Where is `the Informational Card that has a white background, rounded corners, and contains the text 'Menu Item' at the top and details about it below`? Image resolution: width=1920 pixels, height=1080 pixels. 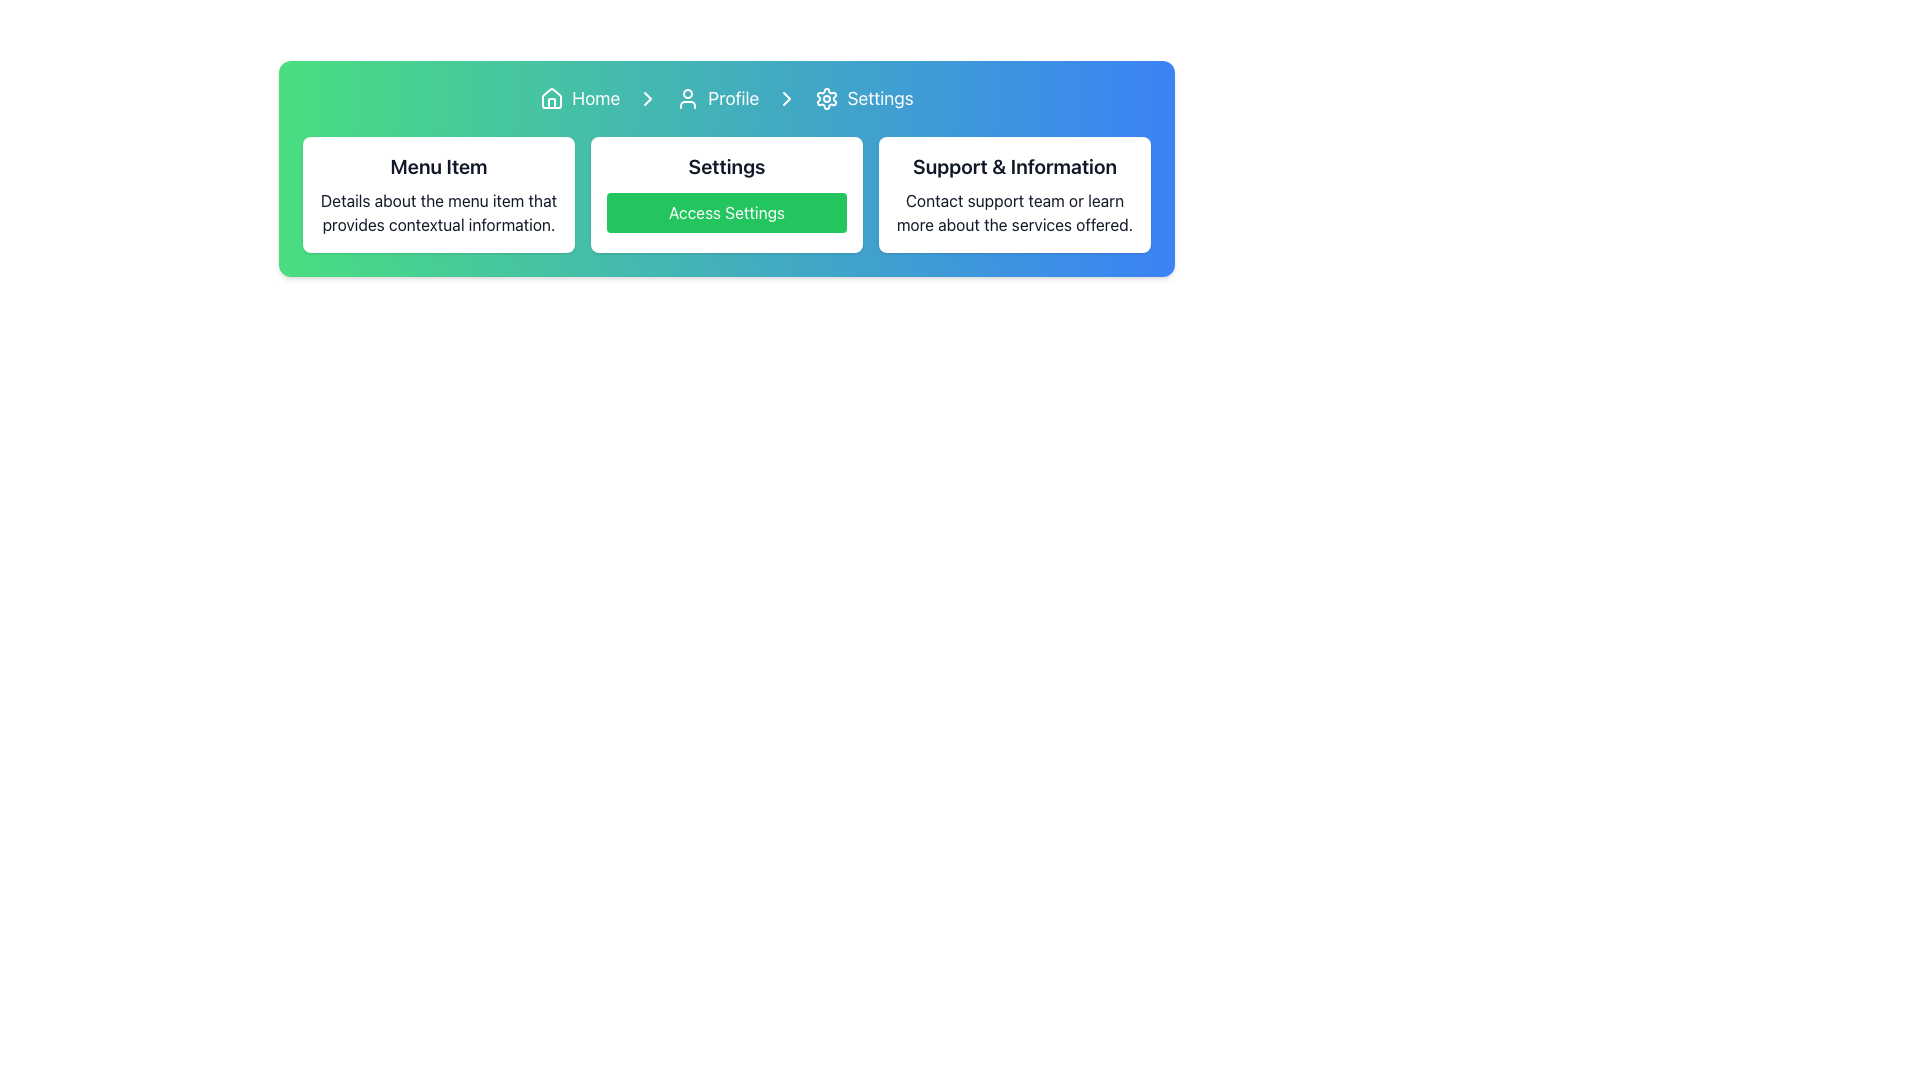
the Informational Card that has a white background, rounded corners, and contains the text 'Menu Item' at the top and details about it below is located at coordinates (437, 195).